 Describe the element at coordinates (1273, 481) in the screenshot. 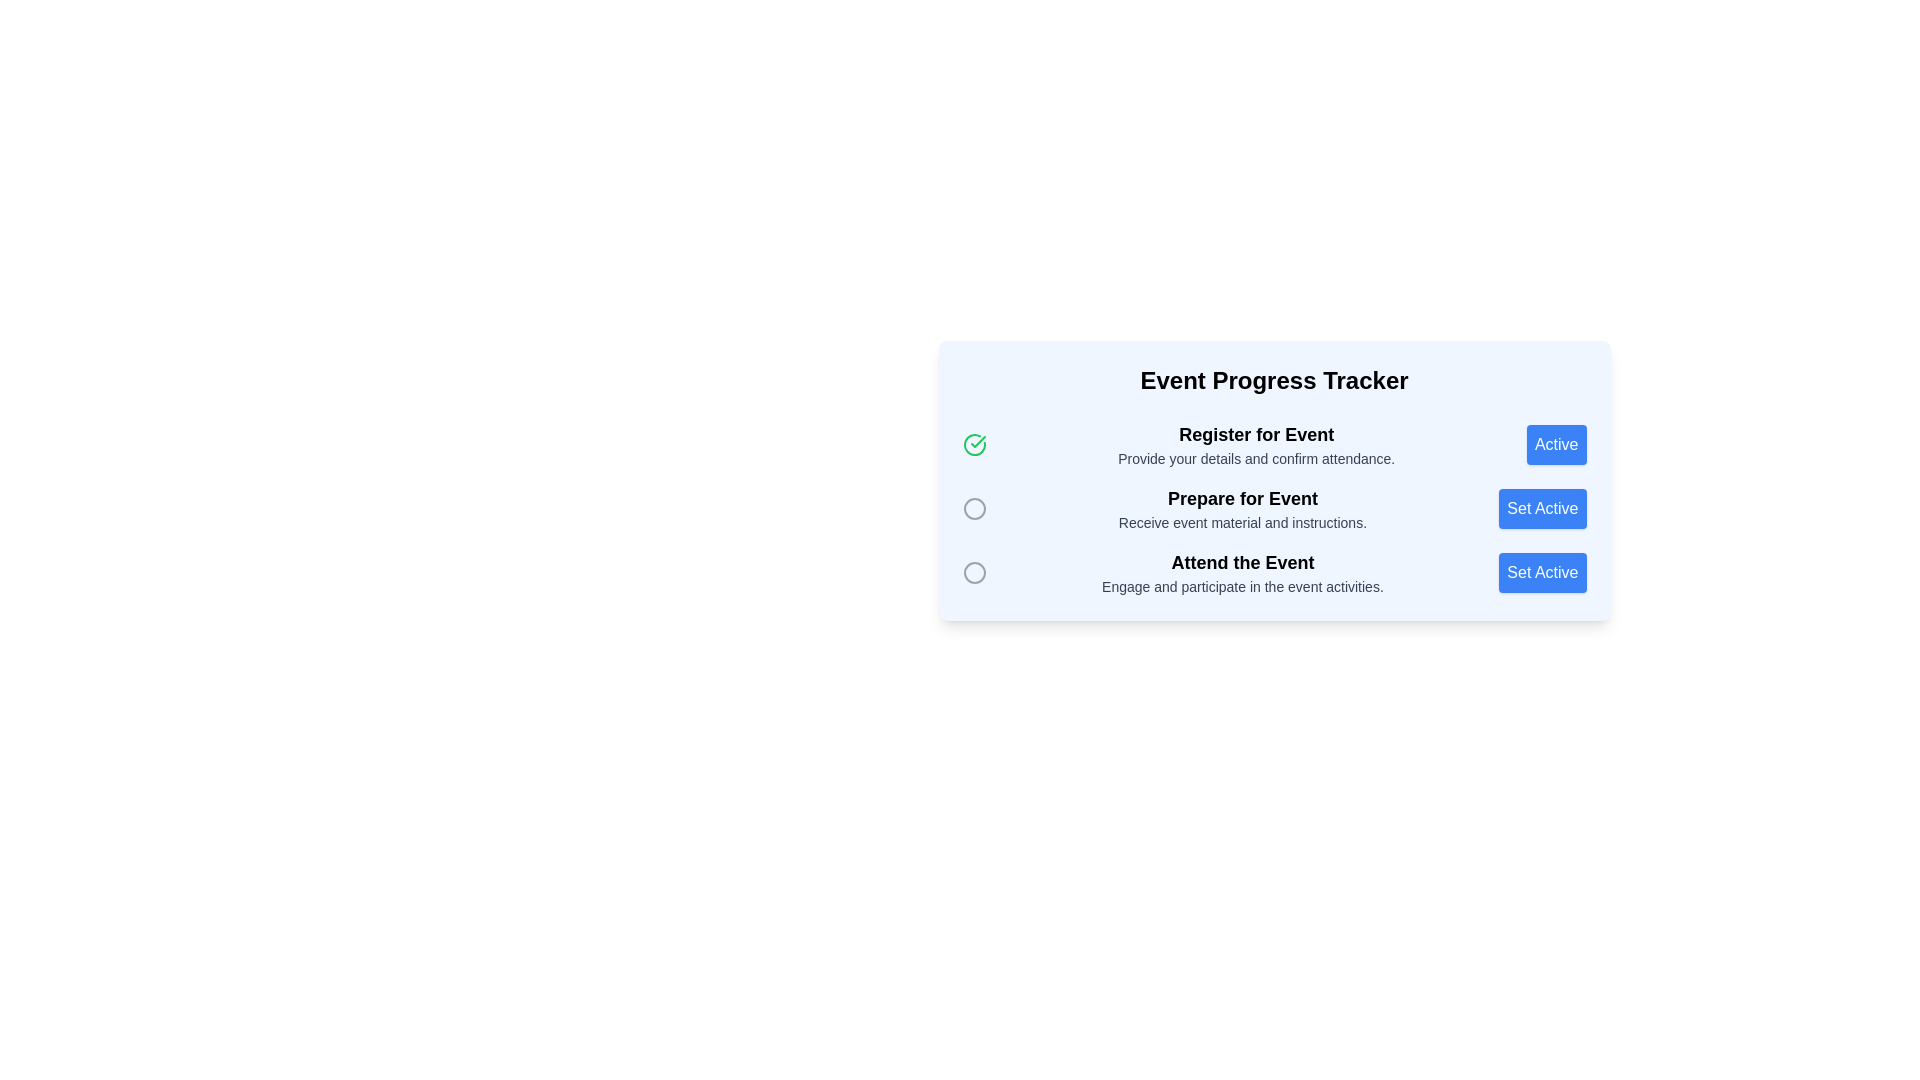

I see `the second milestone in the progress tracker` at that location.